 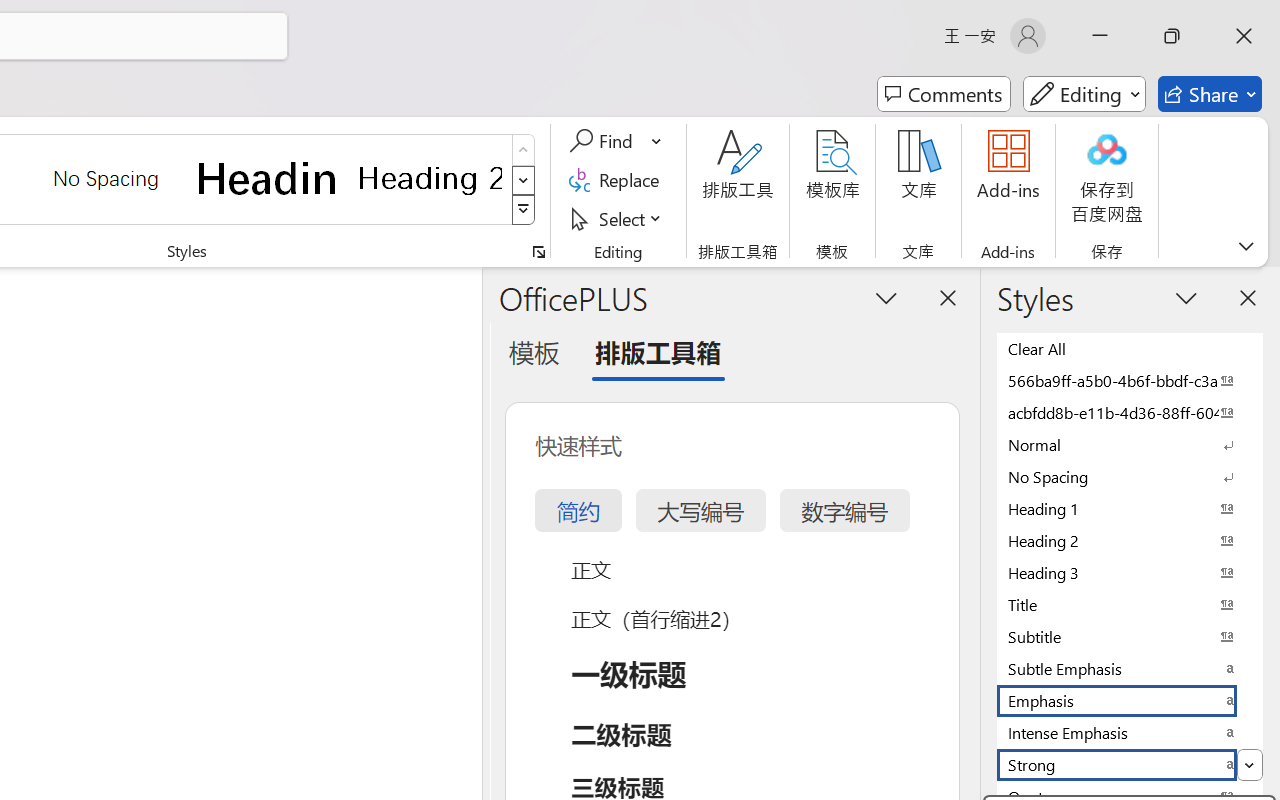 What do you see at coordinates (523, 150) in the screenshot?
I see `'Row up'` at bounding box center [523, 150].